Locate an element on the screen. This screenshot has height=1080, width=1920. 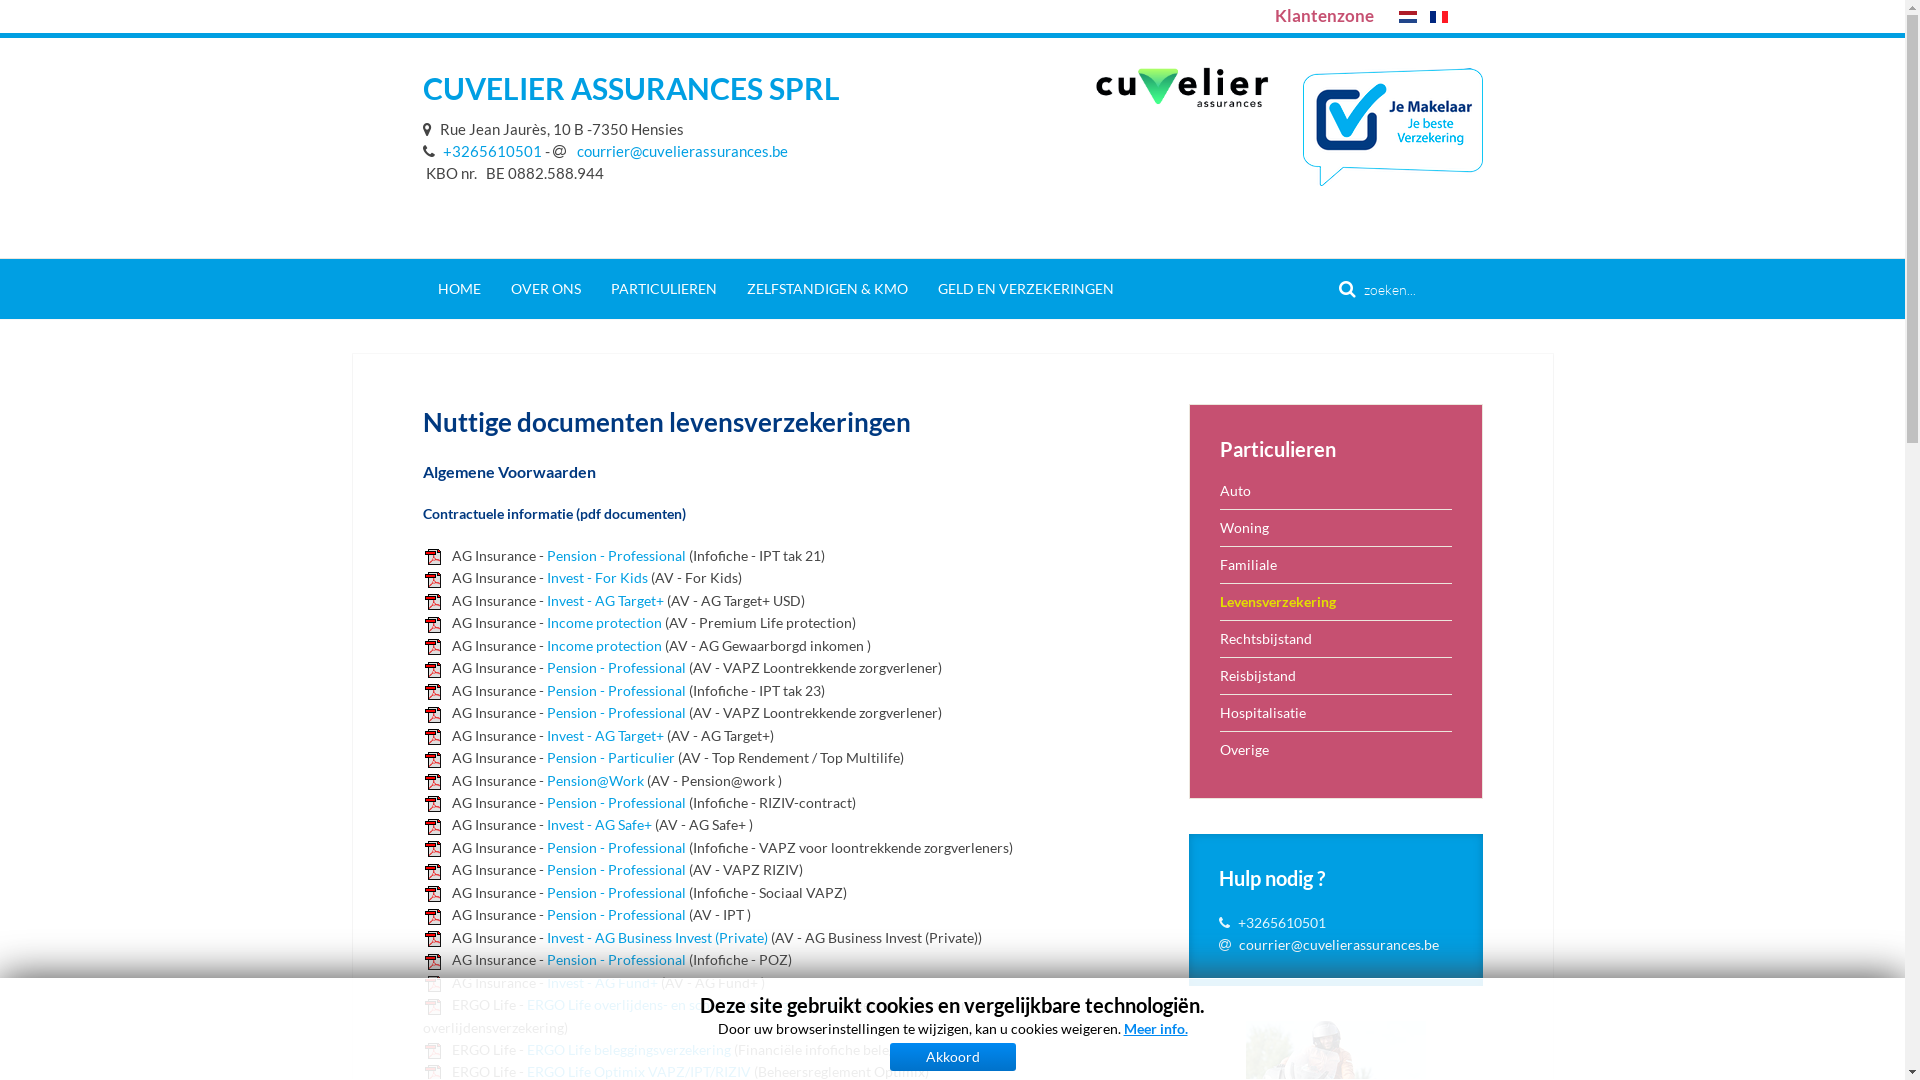
'Income protection' is located at coordinates (602, 621).